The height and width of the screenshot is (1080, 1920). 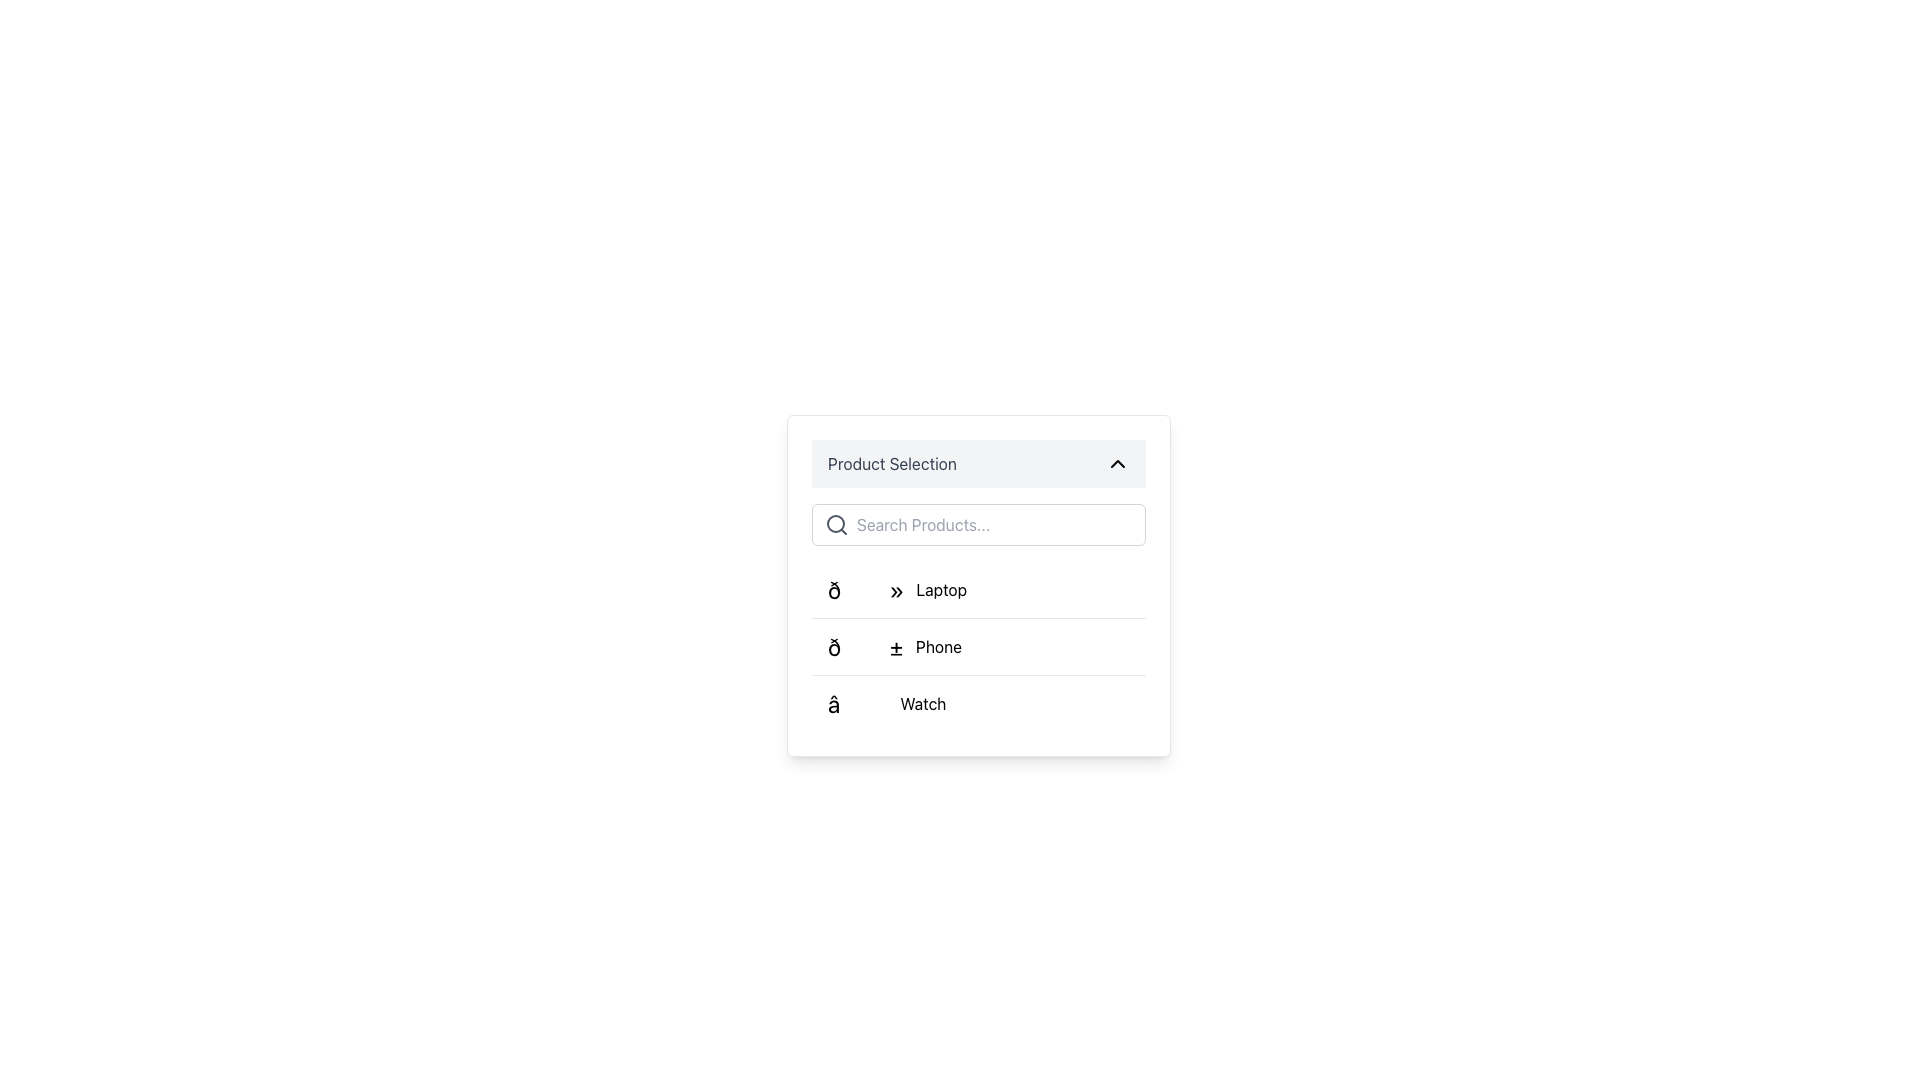 What do you see at coordinates (896, 589) in the screenshot?
I see `the first row in the 'Product Selection' list that contains a laptop icon and the text 'Laptop'` at bounding box center [896, 589].